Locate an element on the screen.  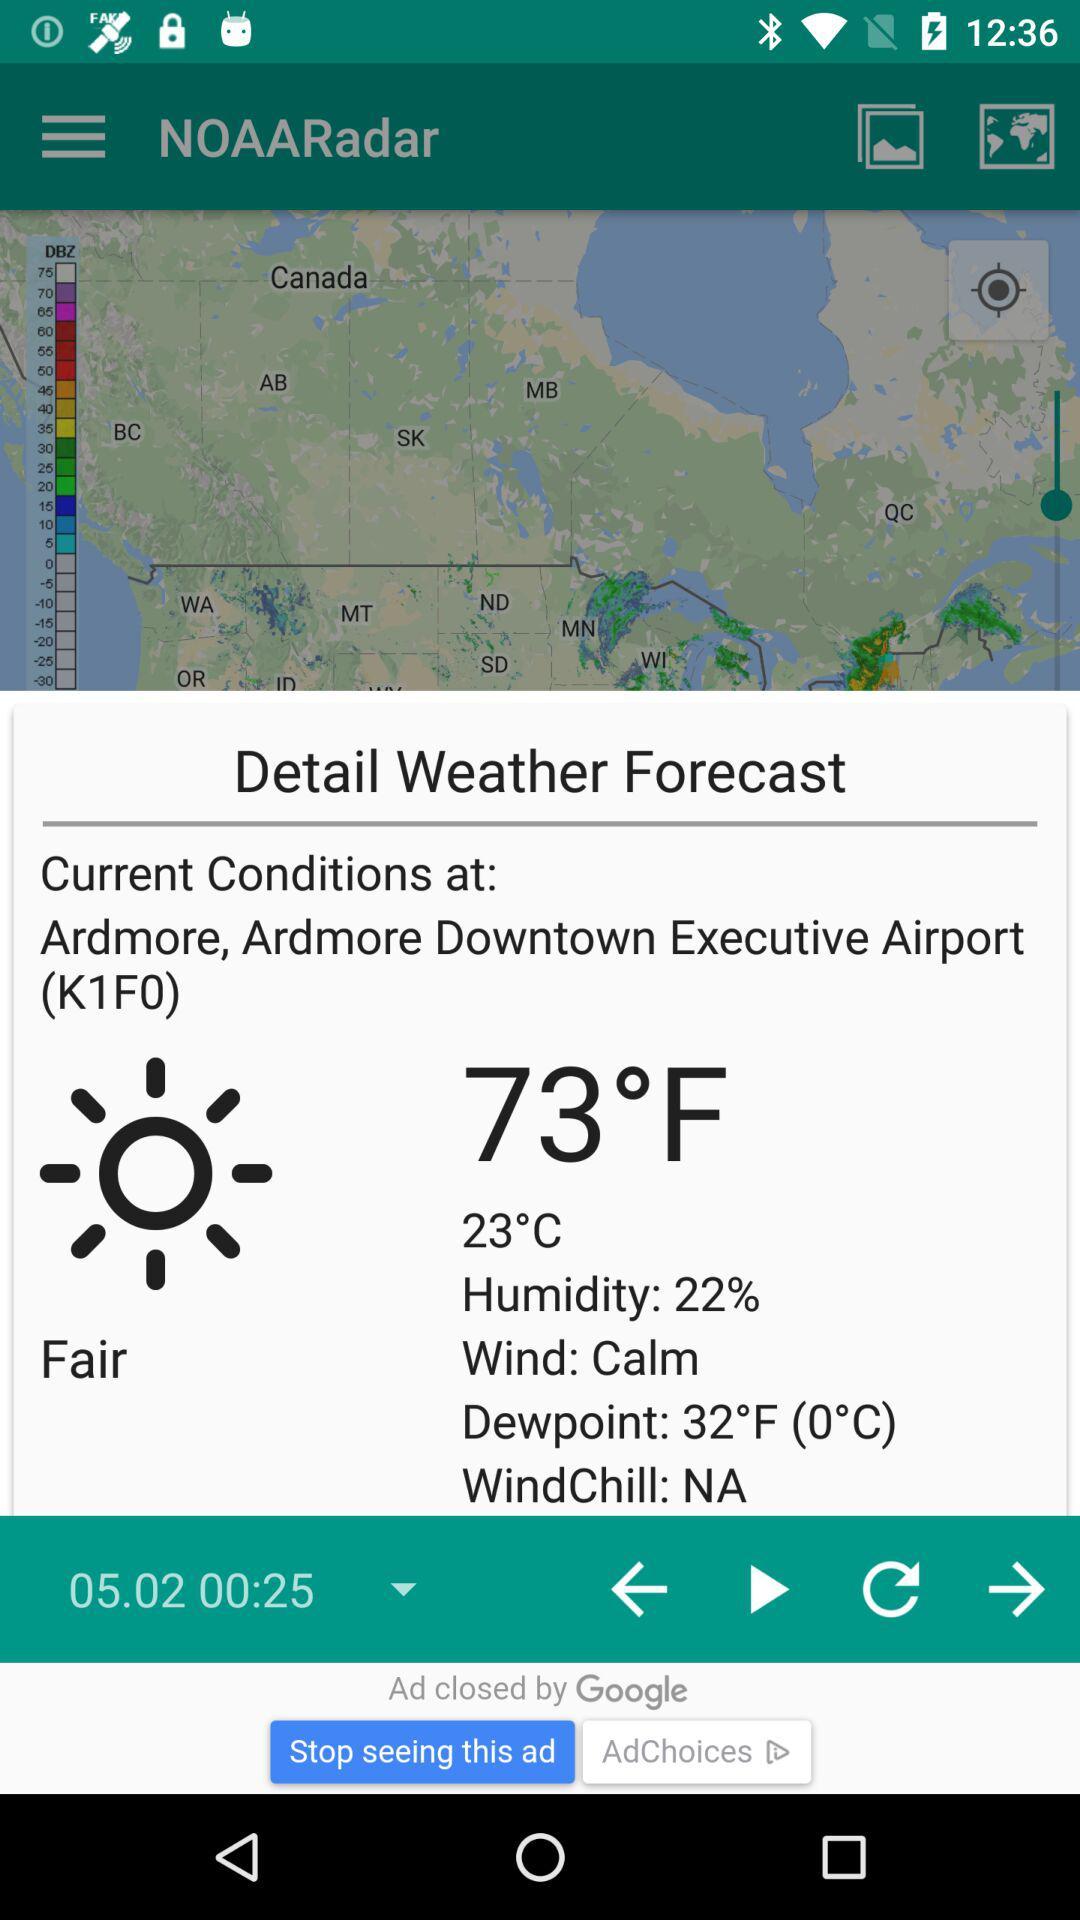
the item next to 05 02 00 app is located at coordinates (639, 1588).